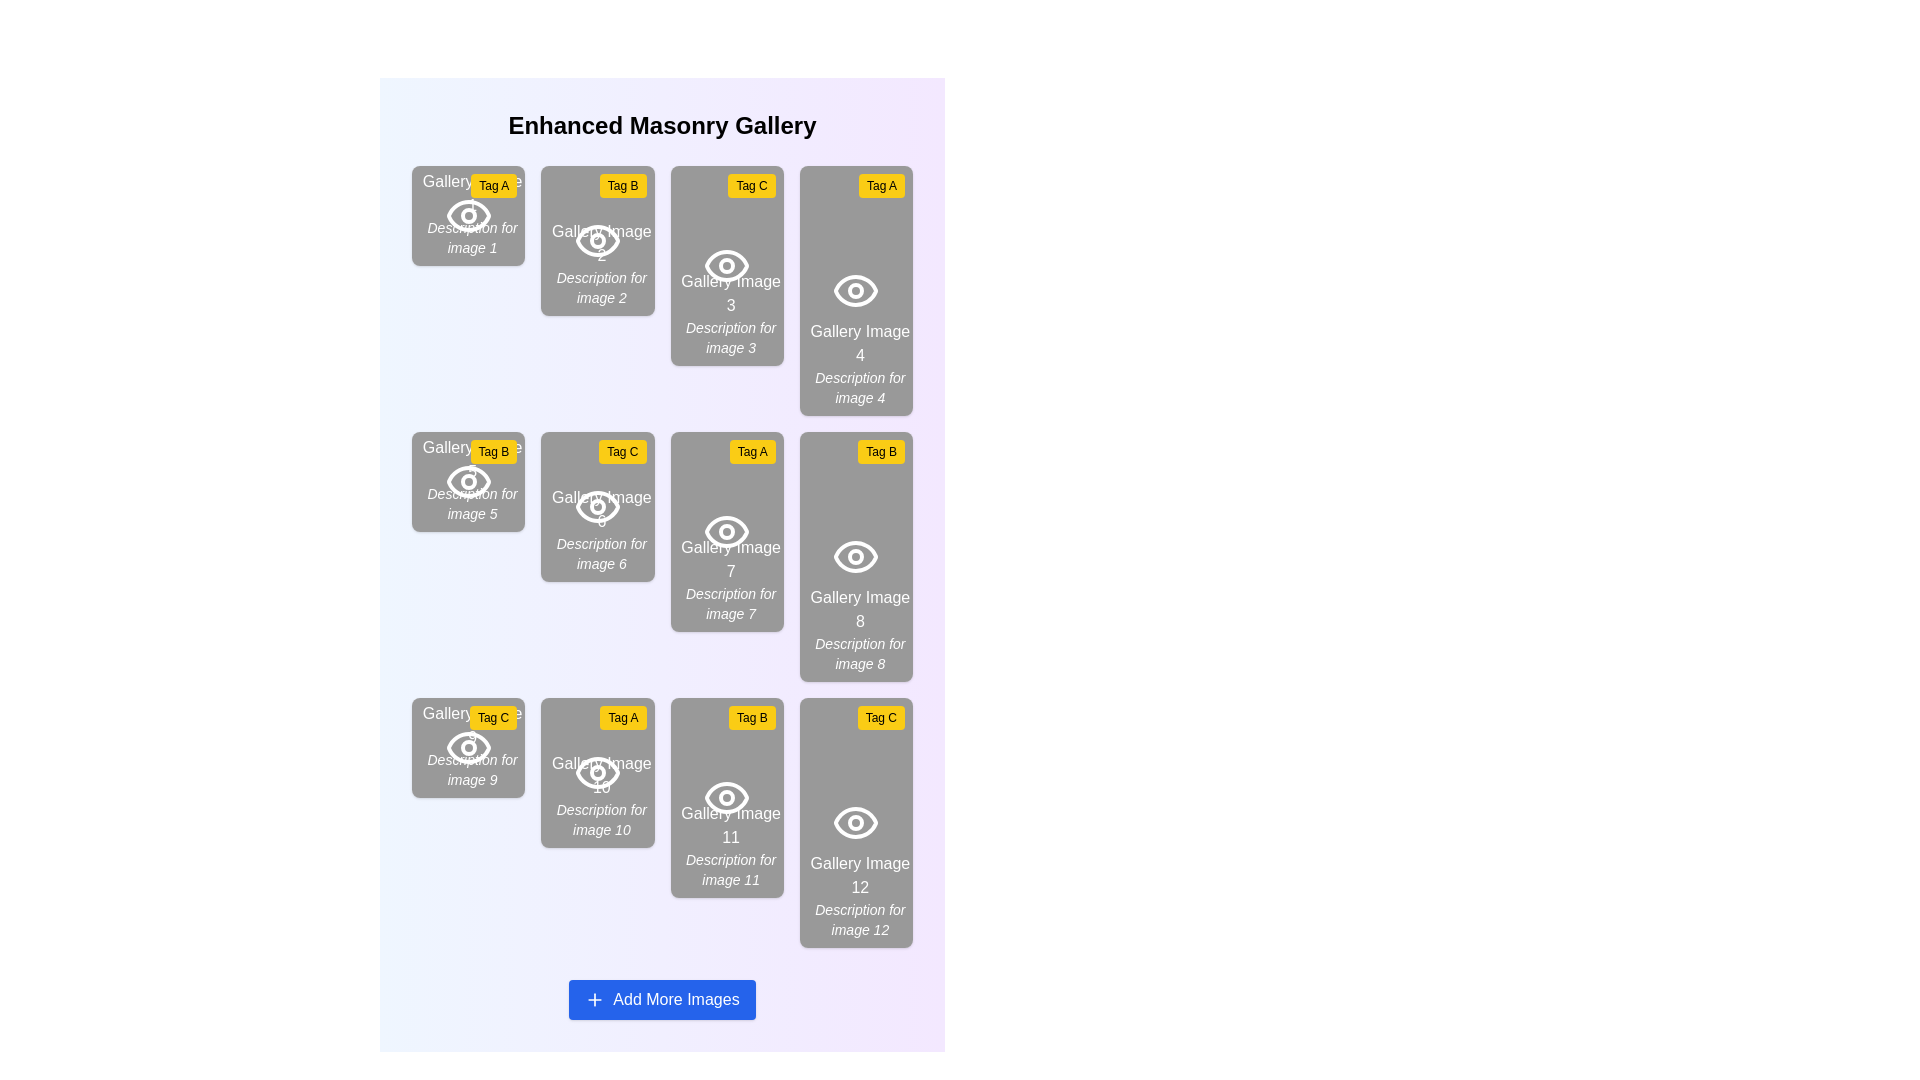 Image resolution: width=1920 pixels, height=1080 pixels. Describe the element at coordinates (726, 265) in the screenshot. I see `the state of the icon located at the center of the card labeled 'Gallery Image 3', which is under the 'Tag C' marker in the gallery grid` at that location.